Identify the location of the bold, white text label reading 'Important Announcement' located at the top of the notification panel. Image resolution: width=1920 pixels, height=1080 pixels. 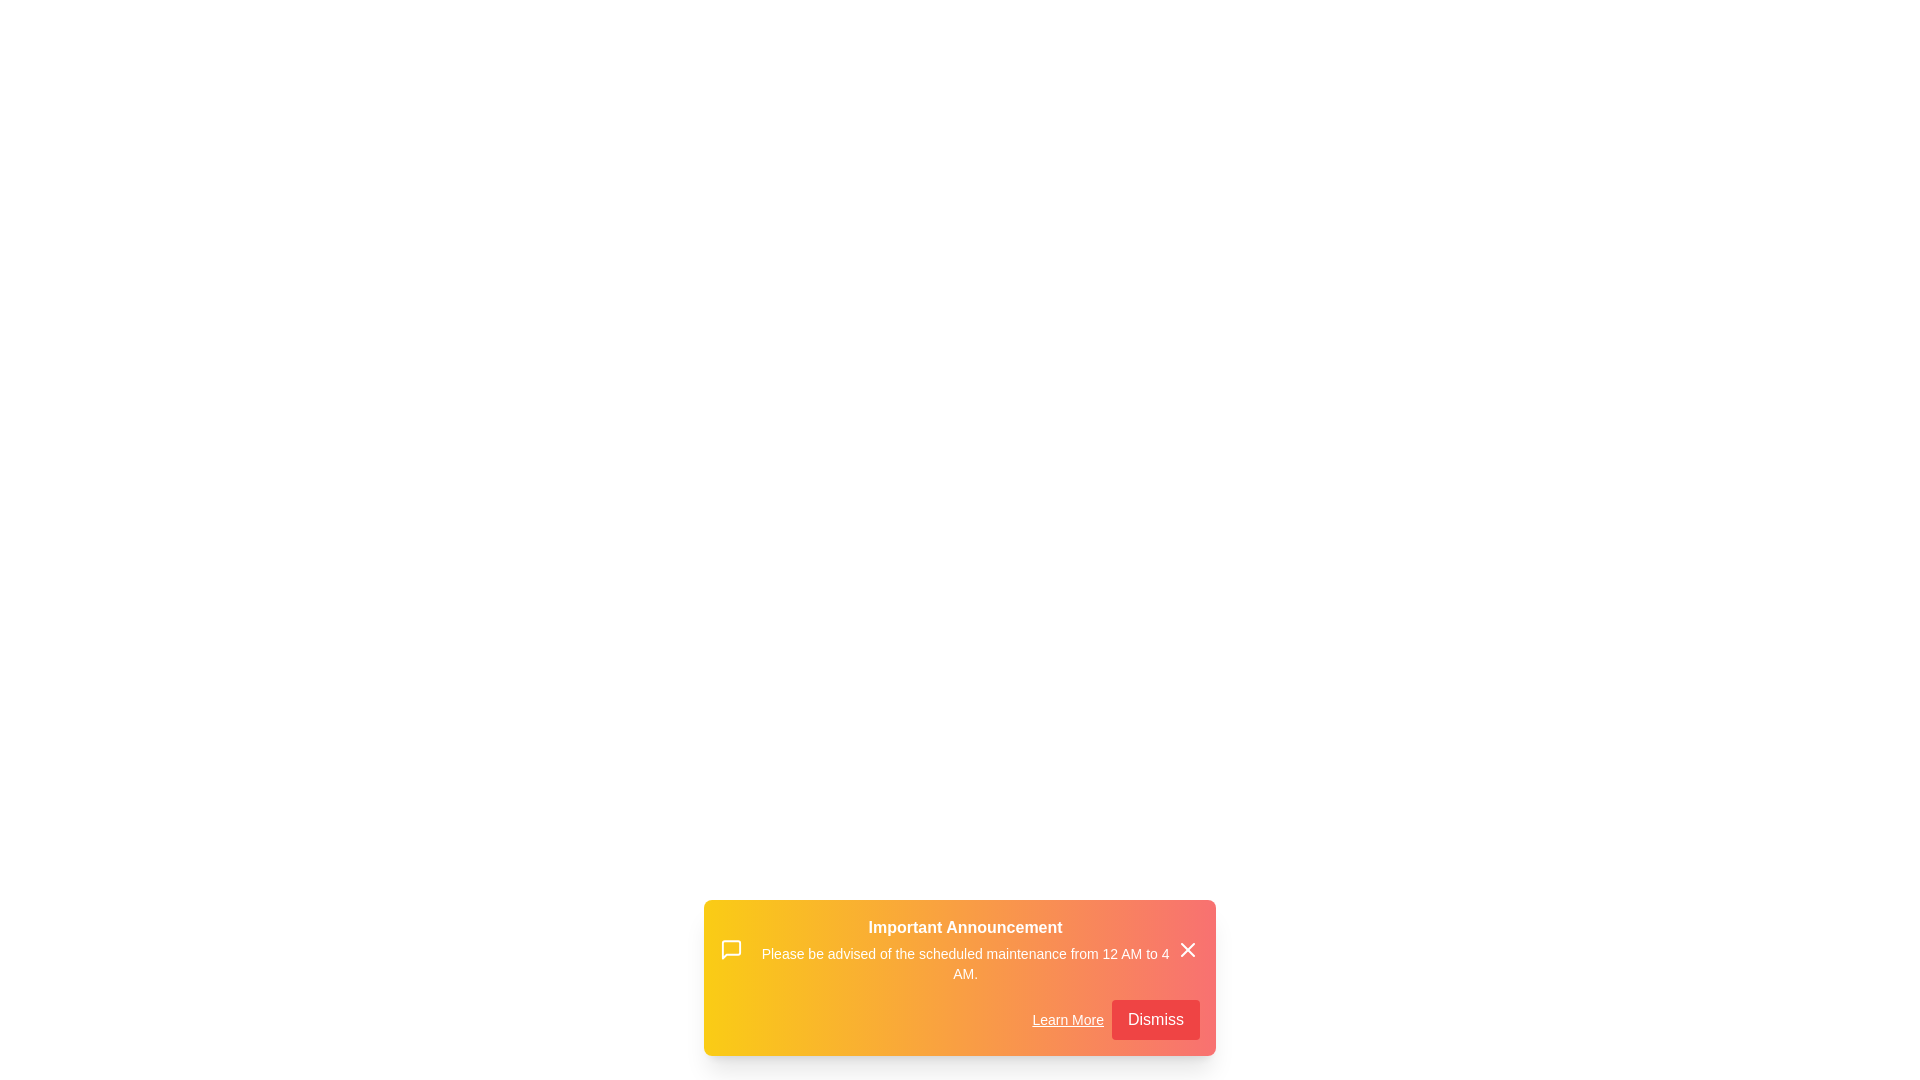
(965, 928).